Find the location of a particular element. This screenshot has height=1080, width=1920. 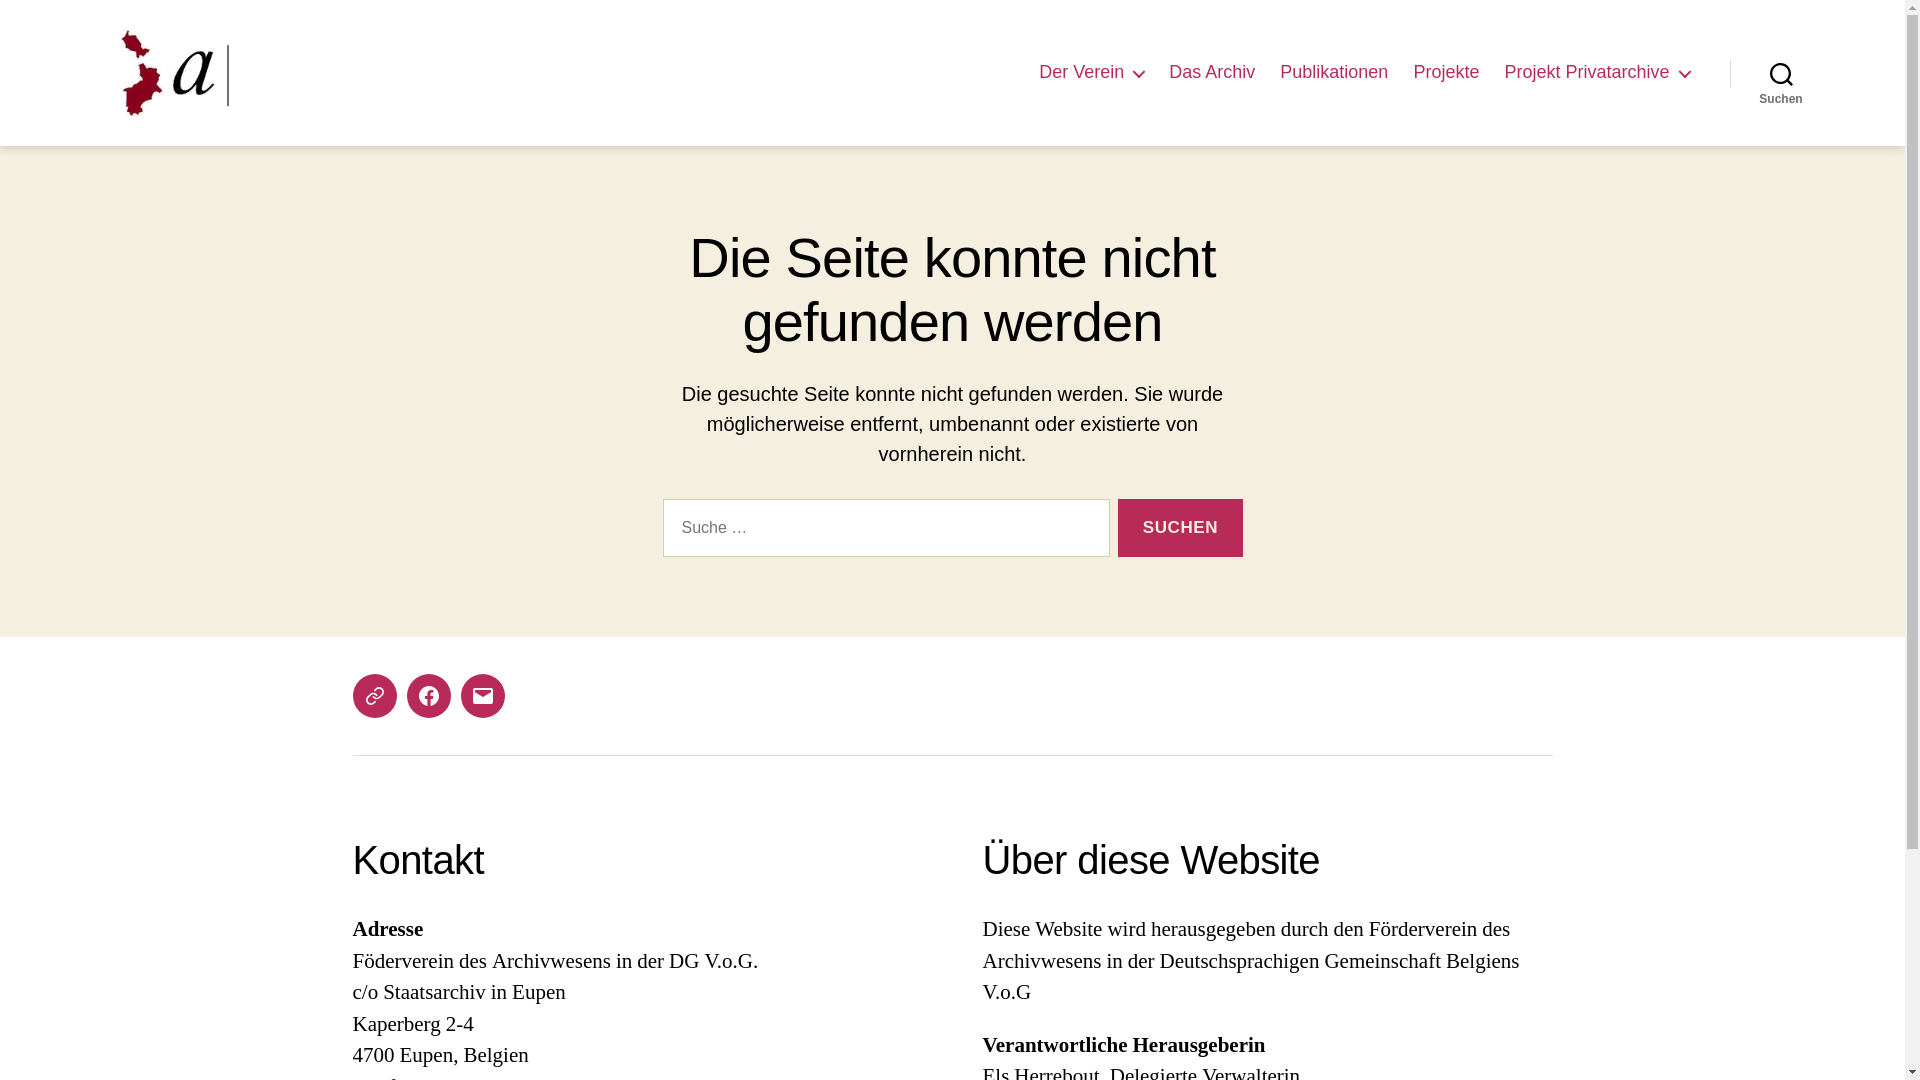

'Publikationen' is located at coordinates (1334, 72).